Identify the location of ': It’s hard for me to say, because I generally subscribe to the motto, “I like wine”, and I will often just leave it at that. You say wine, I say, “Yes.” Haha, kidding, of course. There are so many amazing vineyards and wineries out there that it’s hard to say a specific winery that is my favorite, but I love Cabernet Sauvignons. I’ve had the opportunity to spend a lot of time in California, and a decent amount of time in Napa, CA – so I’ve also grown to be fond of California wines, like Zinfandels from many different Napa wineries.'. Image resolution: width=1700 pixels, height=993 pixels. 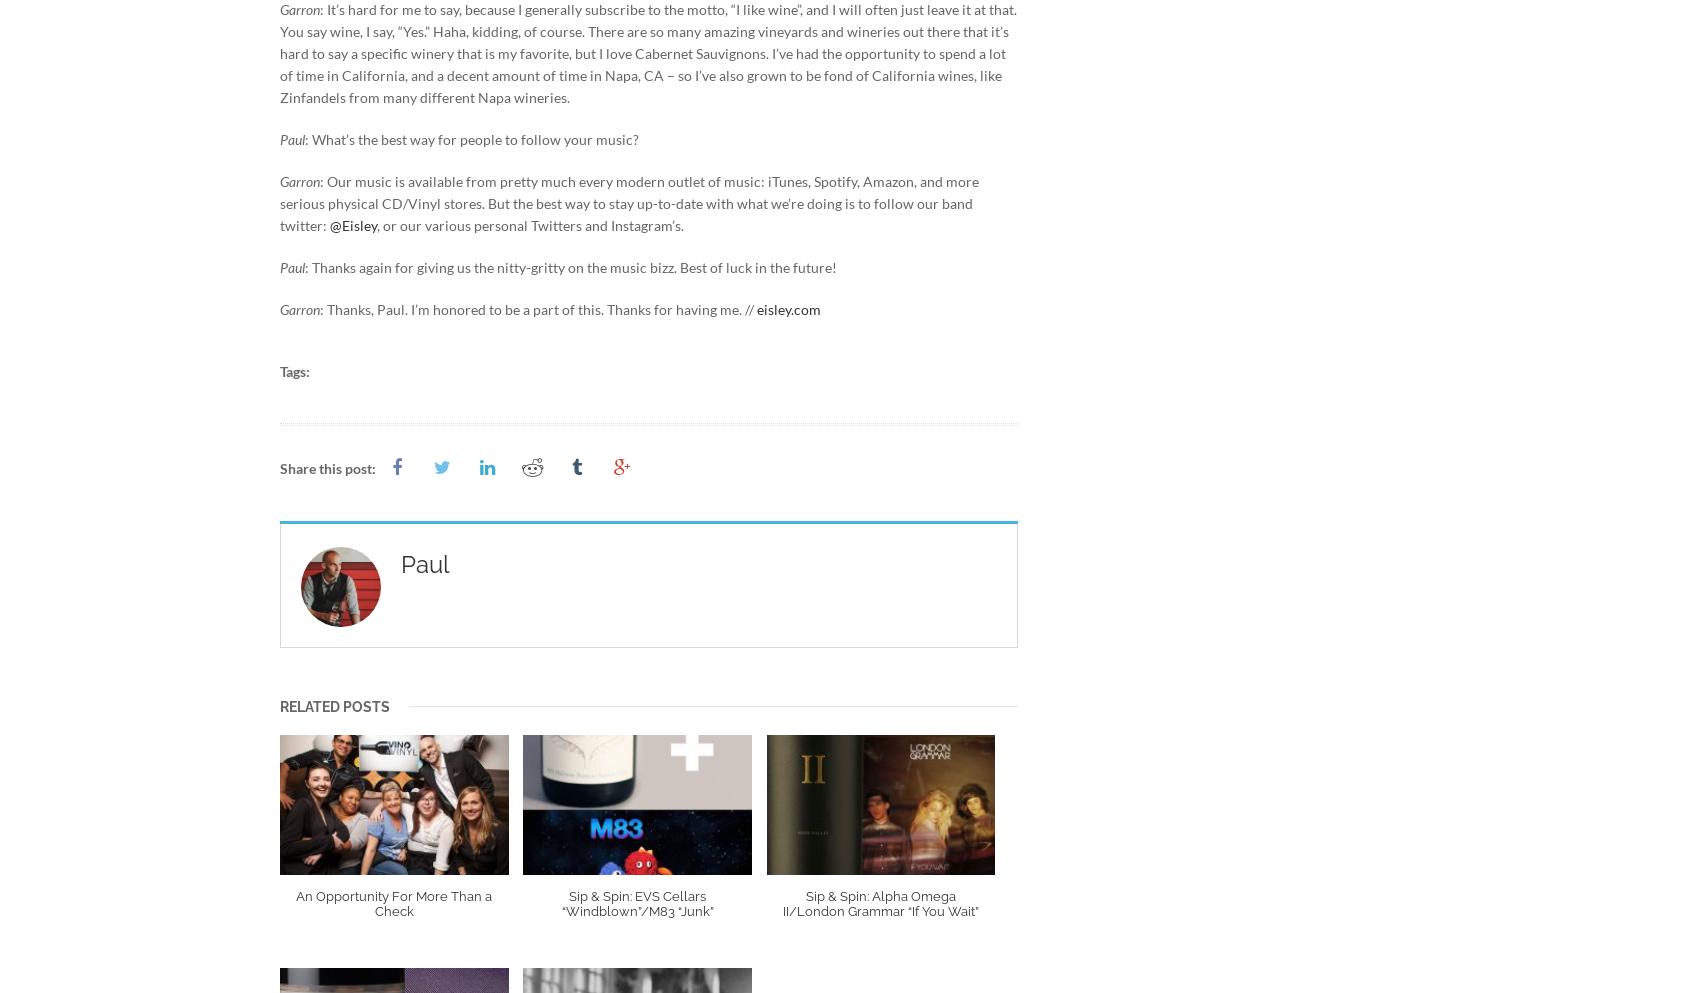
(648, 52).